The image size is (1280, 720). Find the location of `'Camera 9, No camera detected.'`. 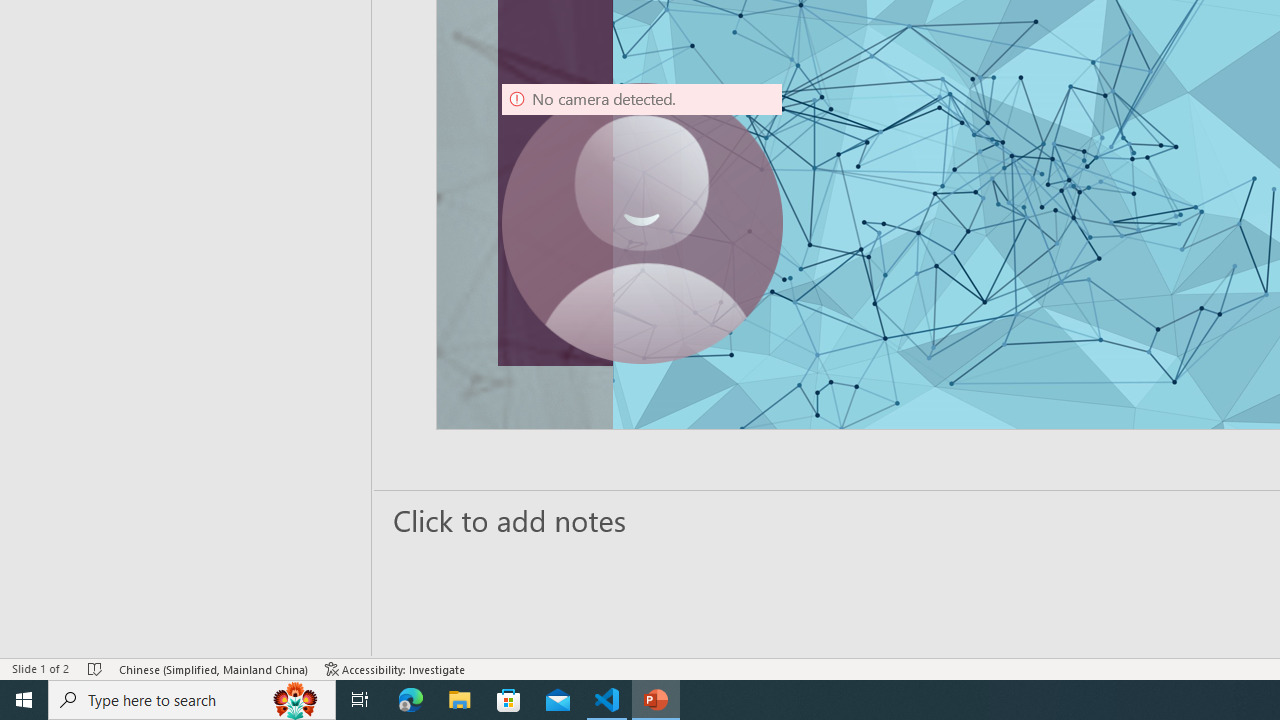

'Camera 9, No camera detected.' is located at coordinates (641, 223).